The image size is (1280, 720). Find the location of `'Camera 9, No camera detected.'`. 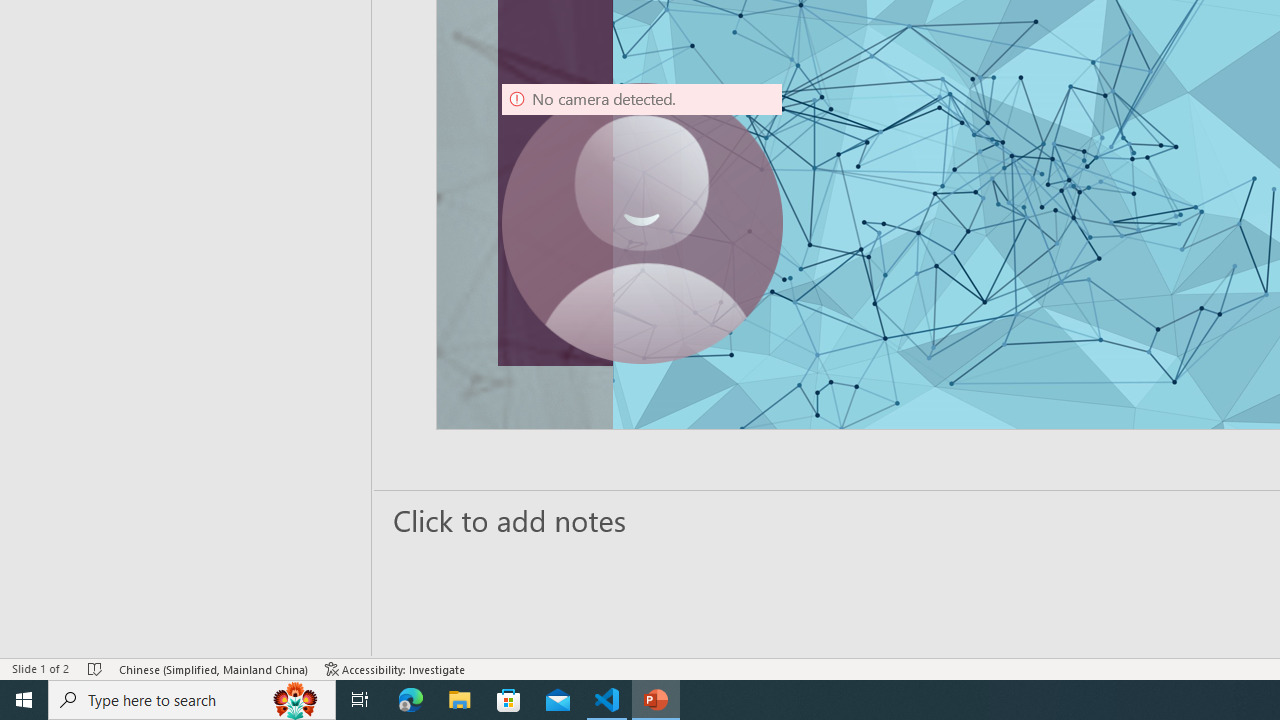

'Camera 9, No camera detected.' is located at coordinates (641, 223).